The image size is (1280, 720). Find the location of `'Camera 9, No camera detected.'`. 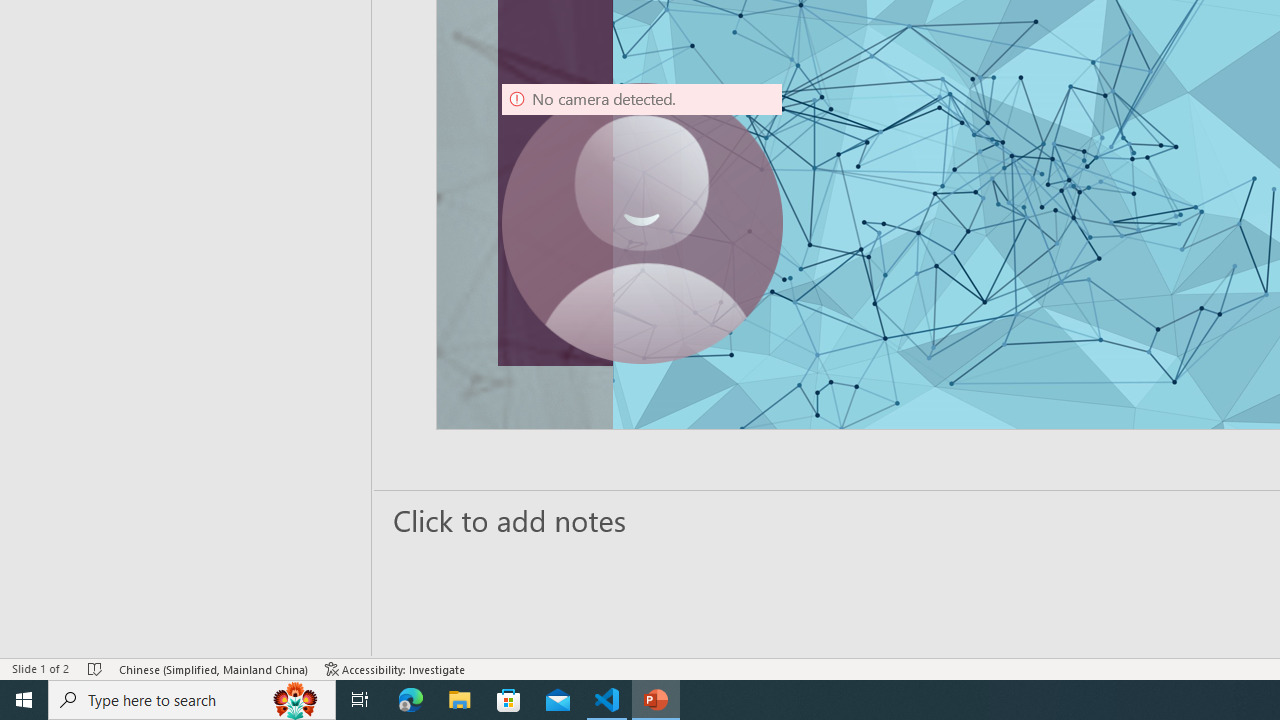

'Camera 9, No camera detected.' is located at coordinates (641, 223).